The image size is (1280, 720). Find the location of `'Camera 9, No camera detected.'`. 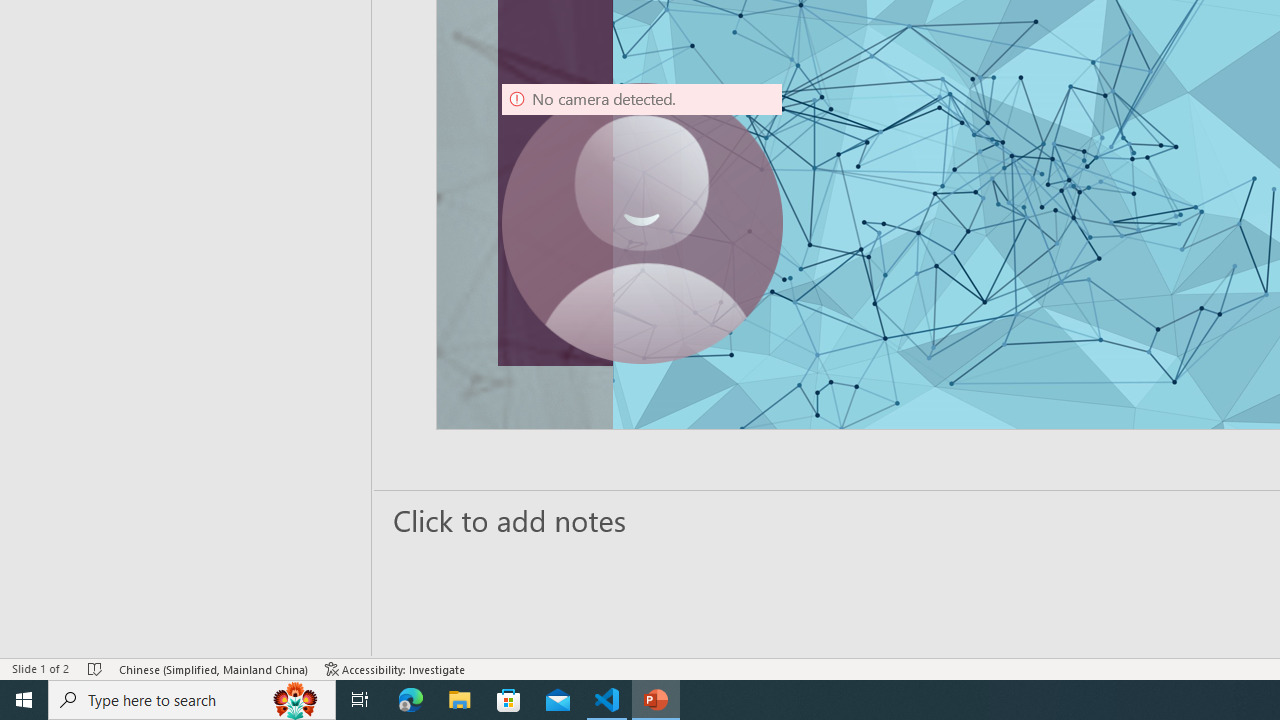

'Camera 9, No camera detected.' is located at coordinates (641, 223).